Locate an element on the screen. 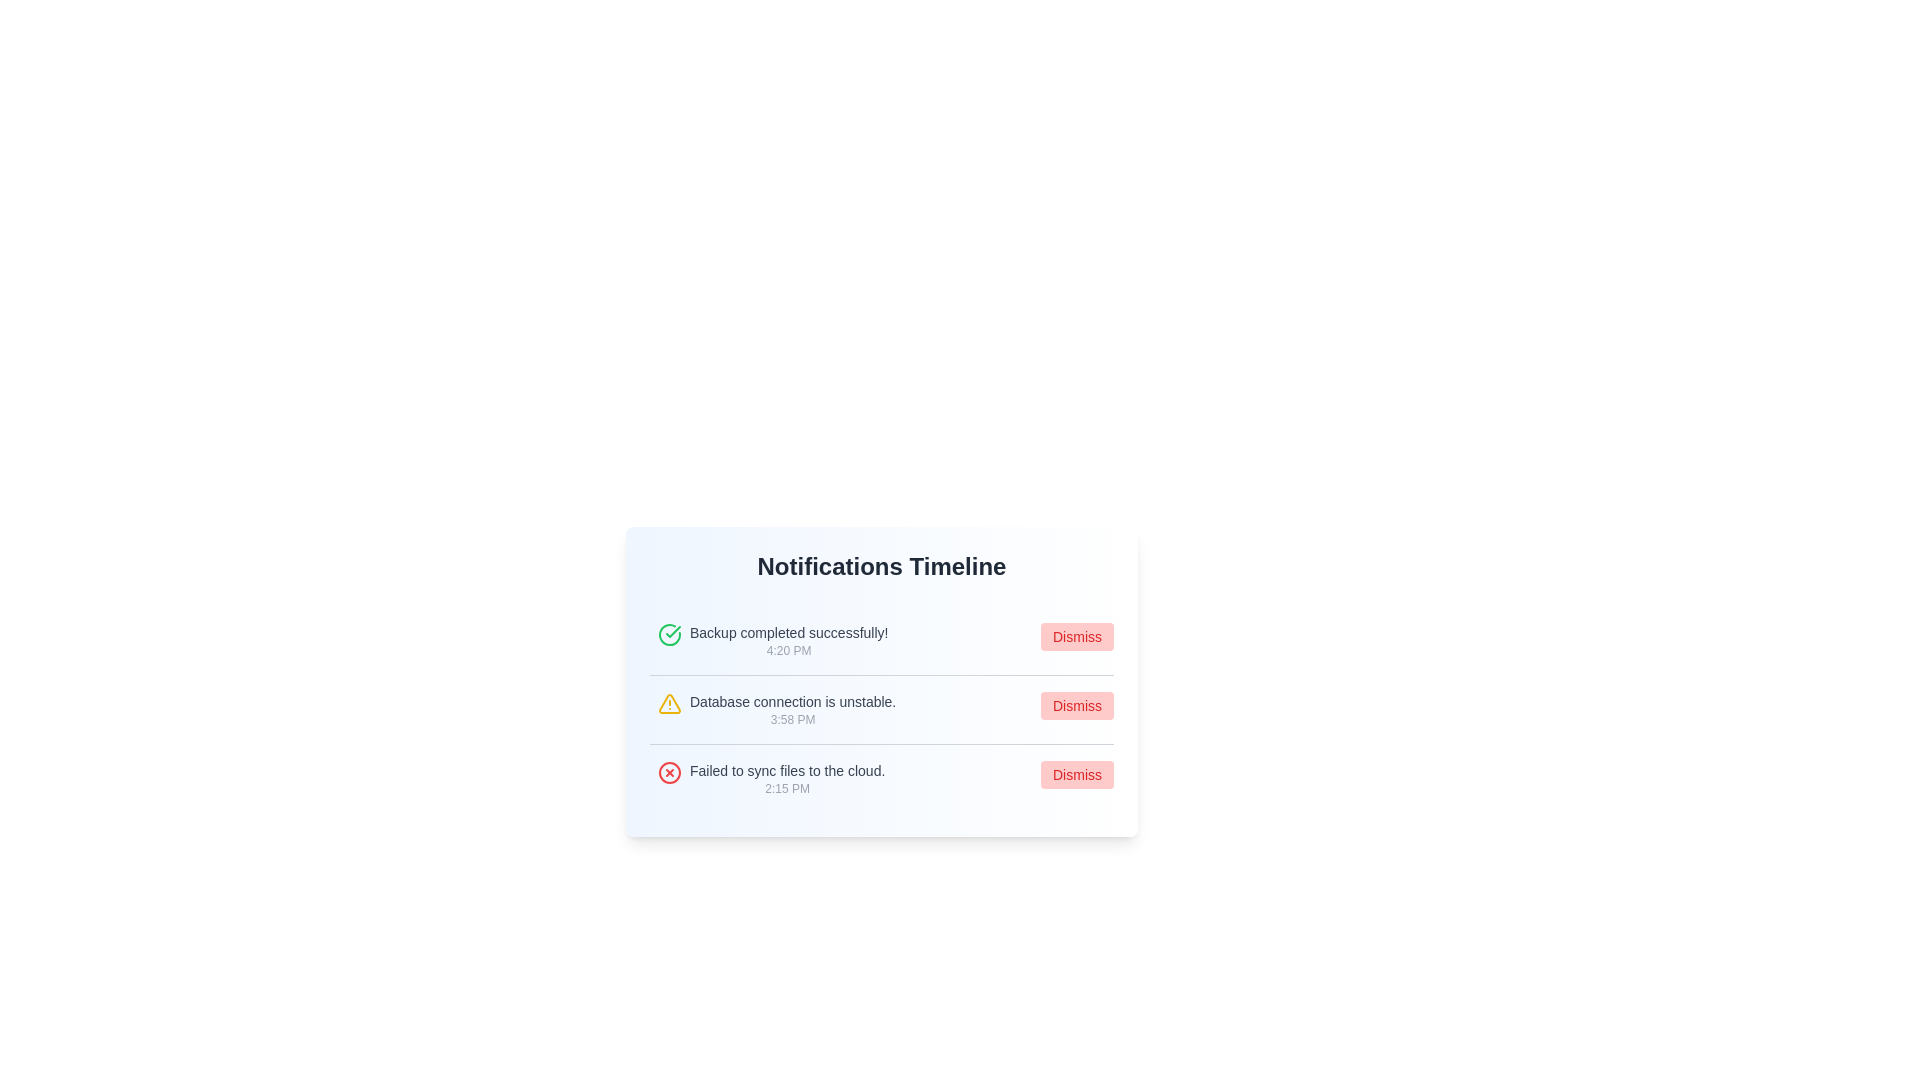 This screenshot has width=1920, height=1080. the text label displaying the time of the notification, which is located beneath the message text 'Failed to sync files to the cloud' in the notification card is located at coordinates (786, 788).